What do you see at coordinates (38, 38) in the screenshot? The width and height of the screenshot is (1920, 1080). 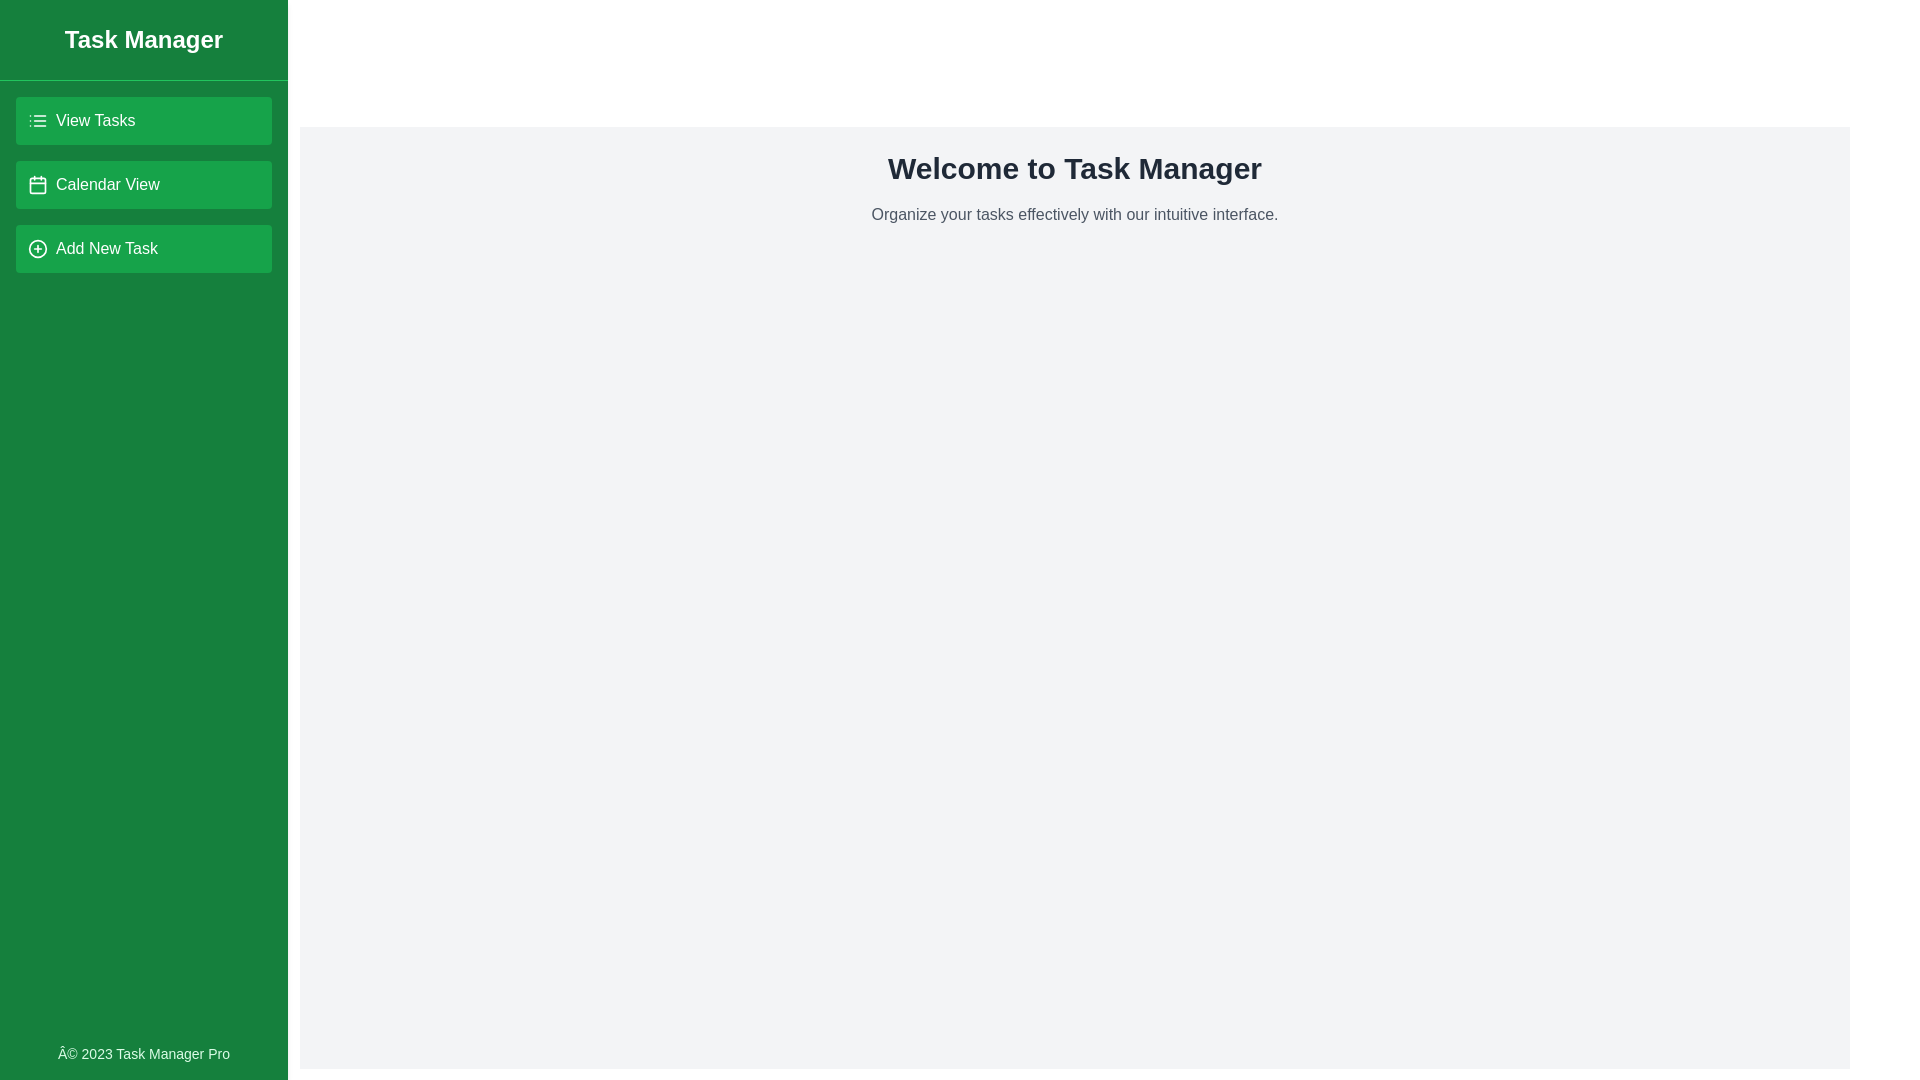 I see `the toggle button at the top-left corner to hide the drawer` at bounding box center [38, 38].